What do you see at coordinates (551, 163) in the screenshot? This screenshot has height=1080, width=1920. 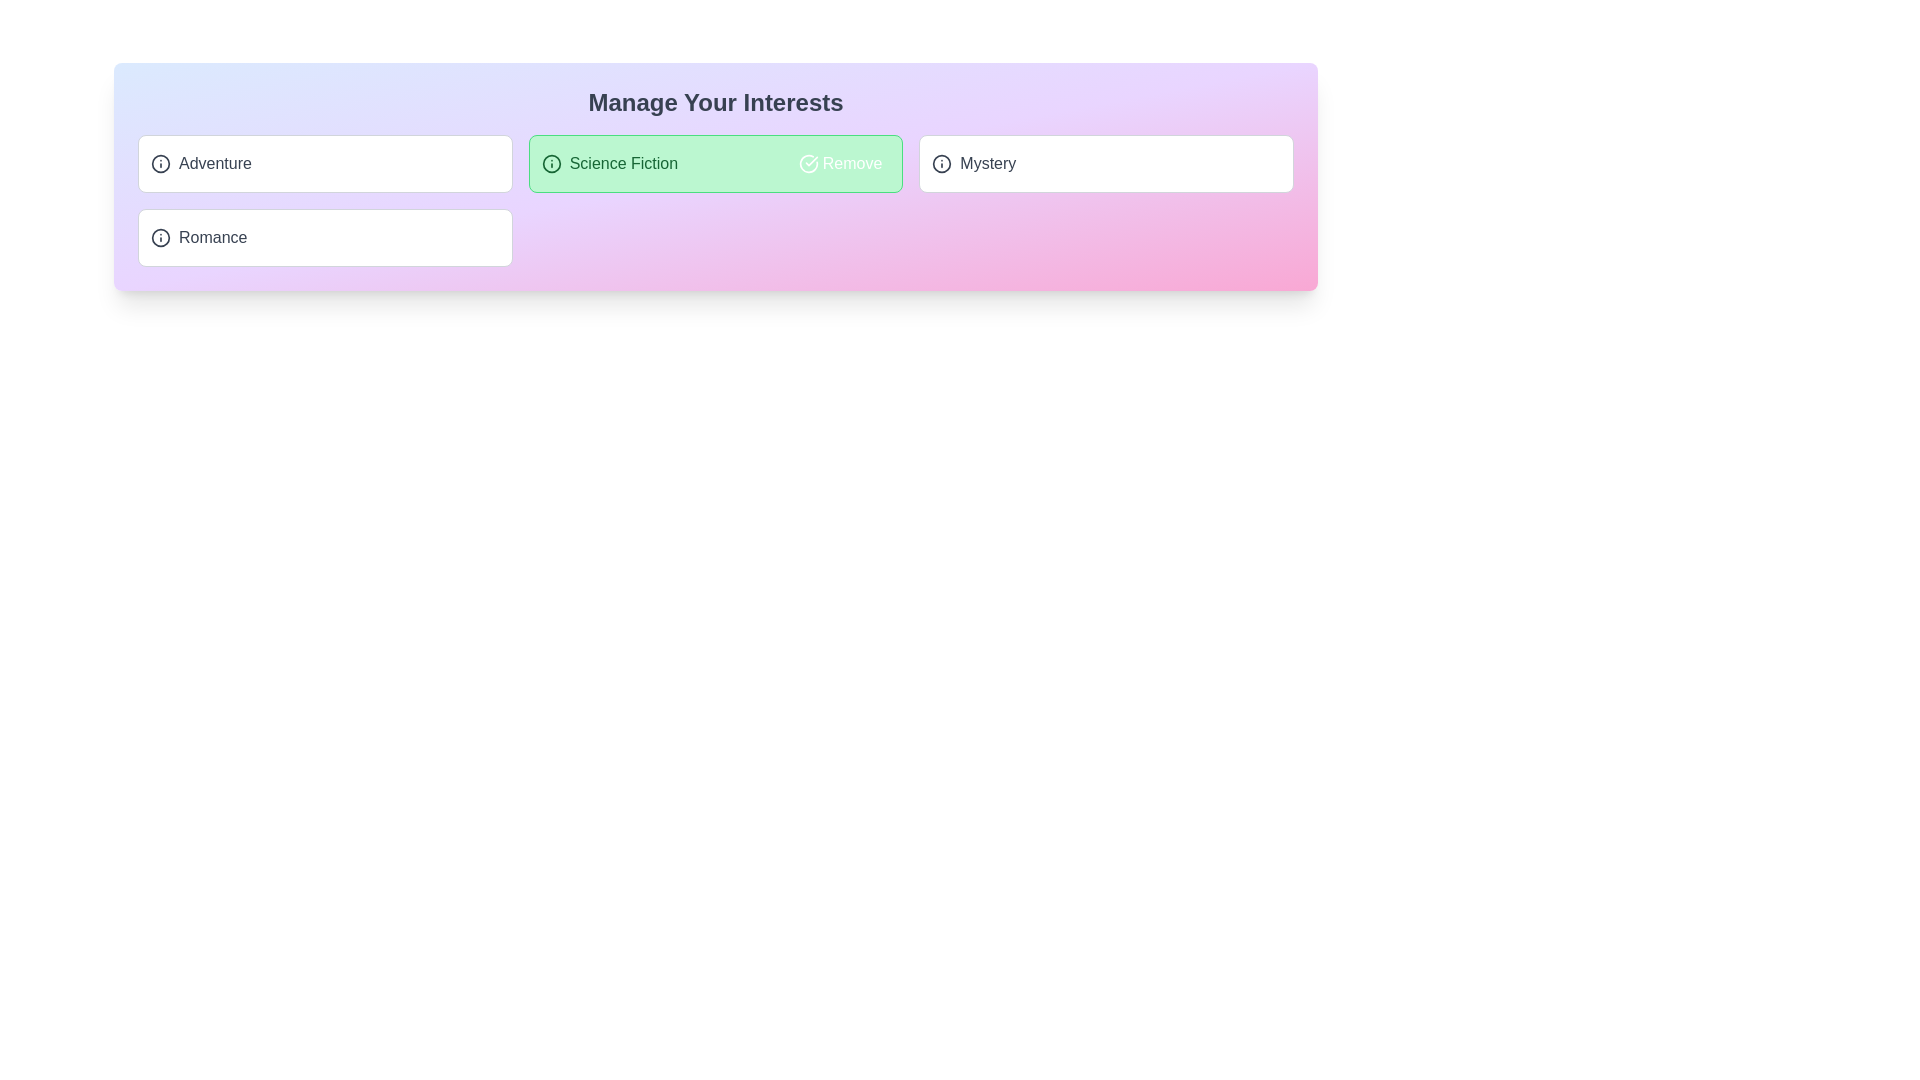 I see `the information icon for the tag 'Science Fiction' to read its description` at bounding box center [551, 163].